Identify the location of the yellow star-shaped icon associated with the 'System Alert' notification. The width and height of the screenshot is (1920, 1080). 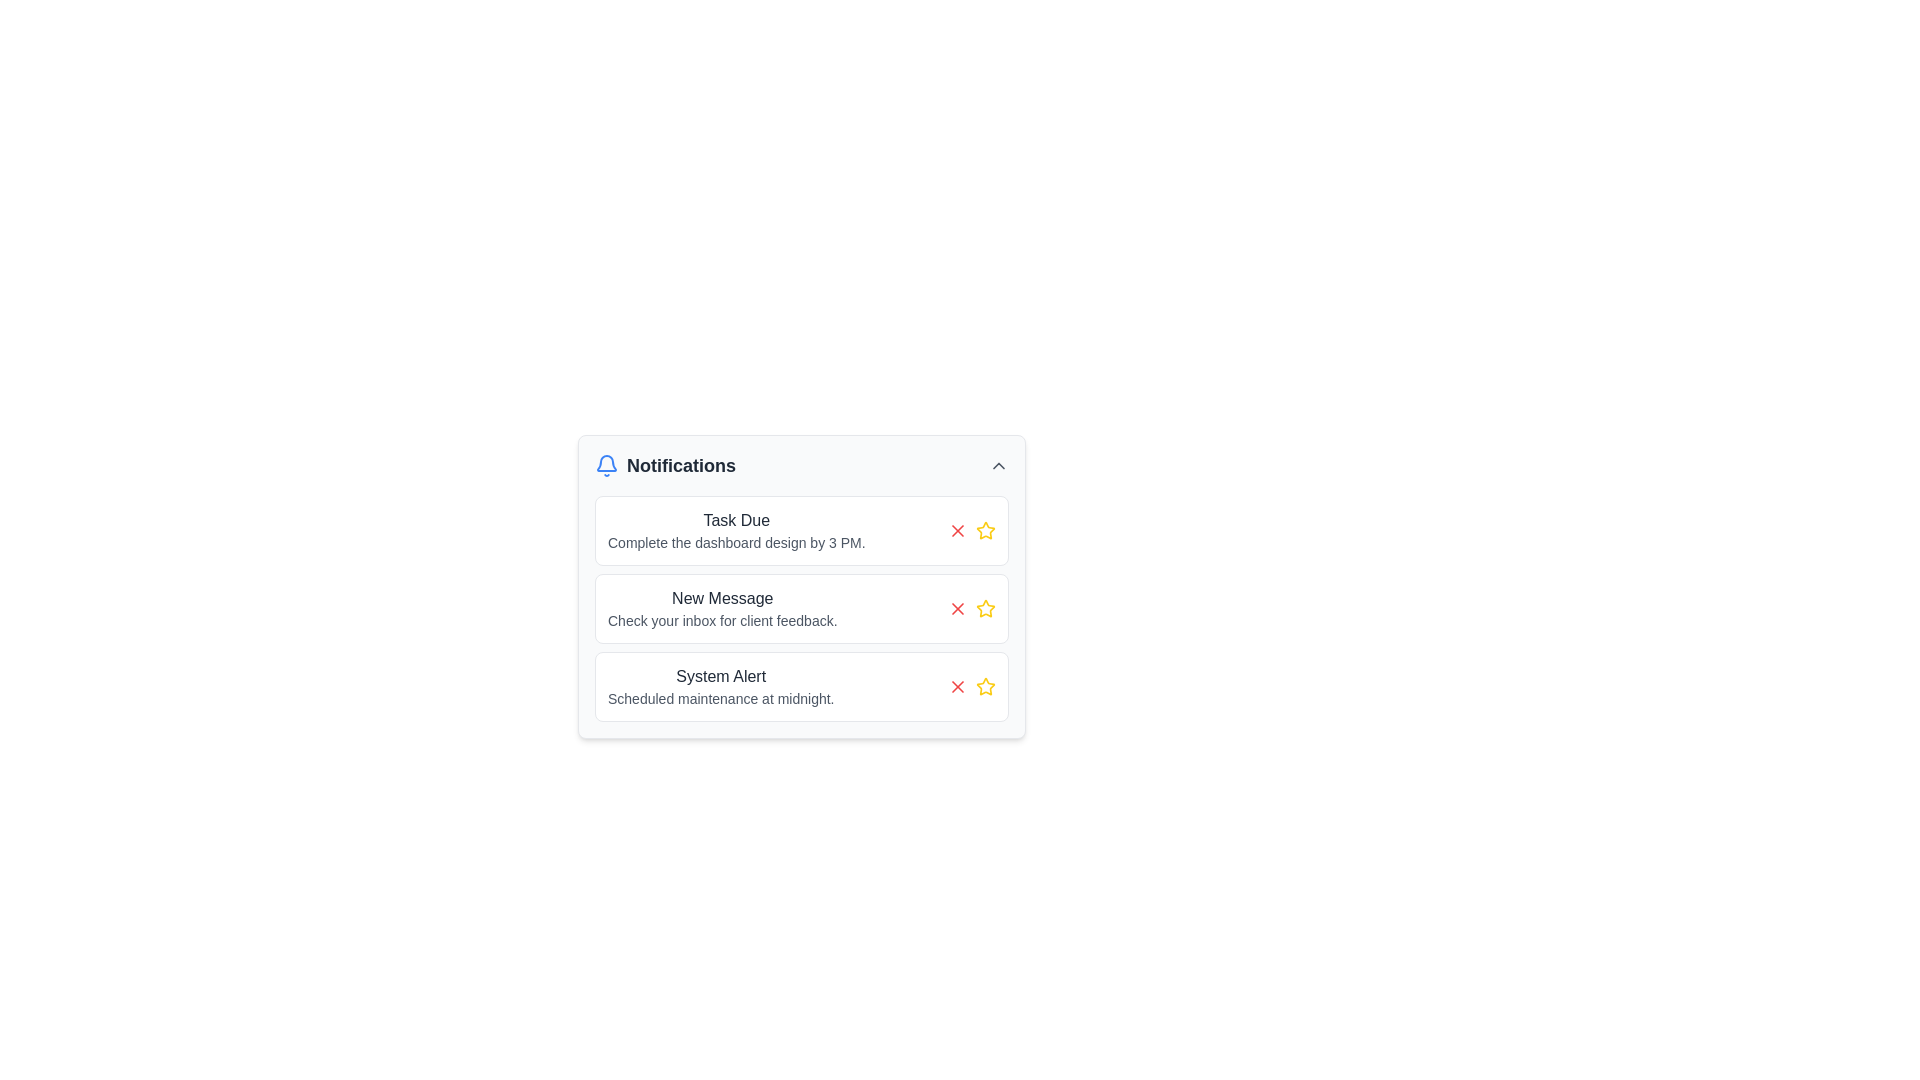
(984, 685).